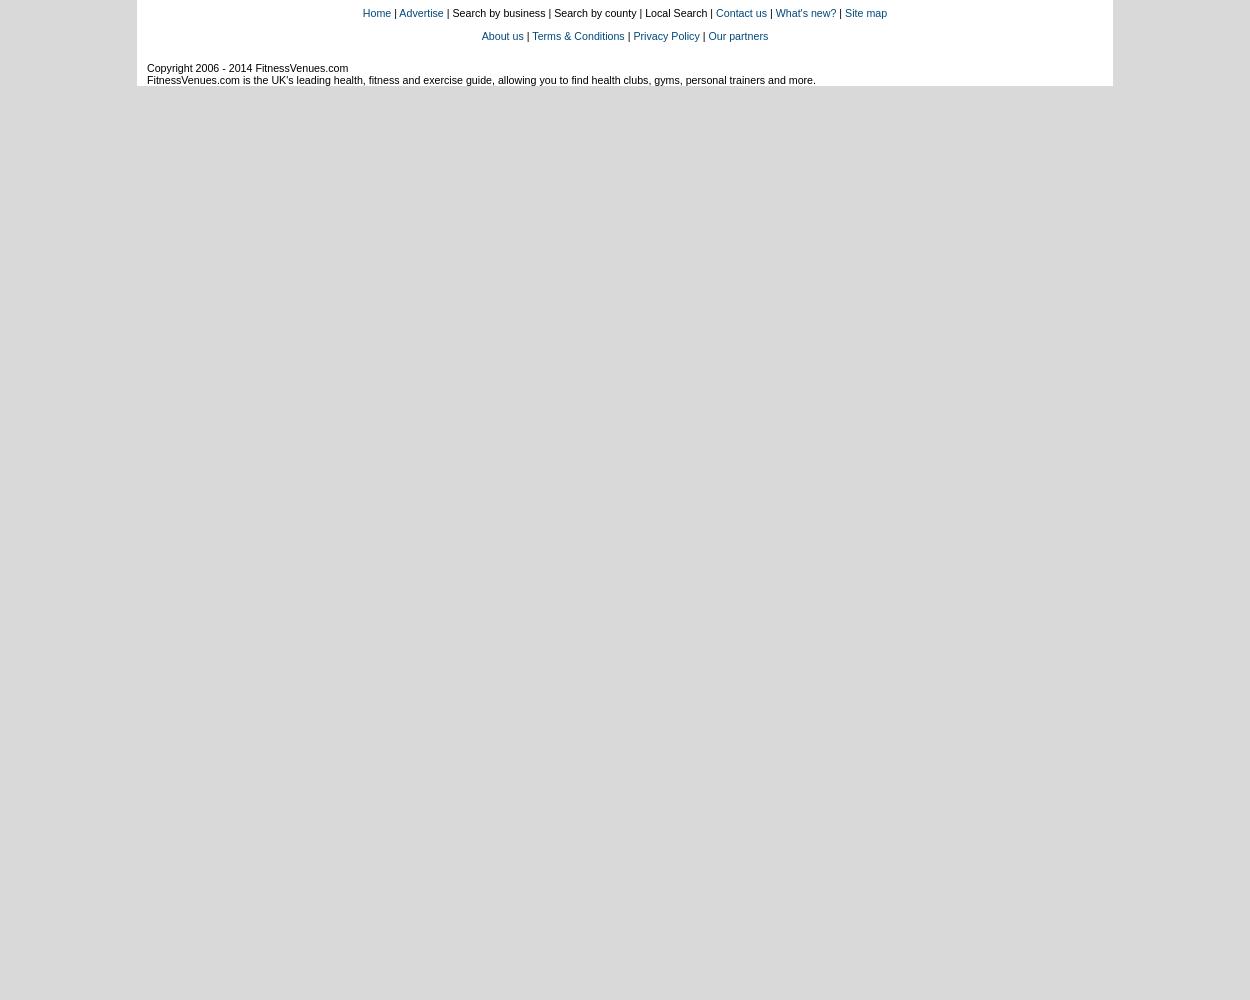  What do you see at coordinates (376, 13) in the screenshot?
I see `'Home'` at bounding box center [376, 13].